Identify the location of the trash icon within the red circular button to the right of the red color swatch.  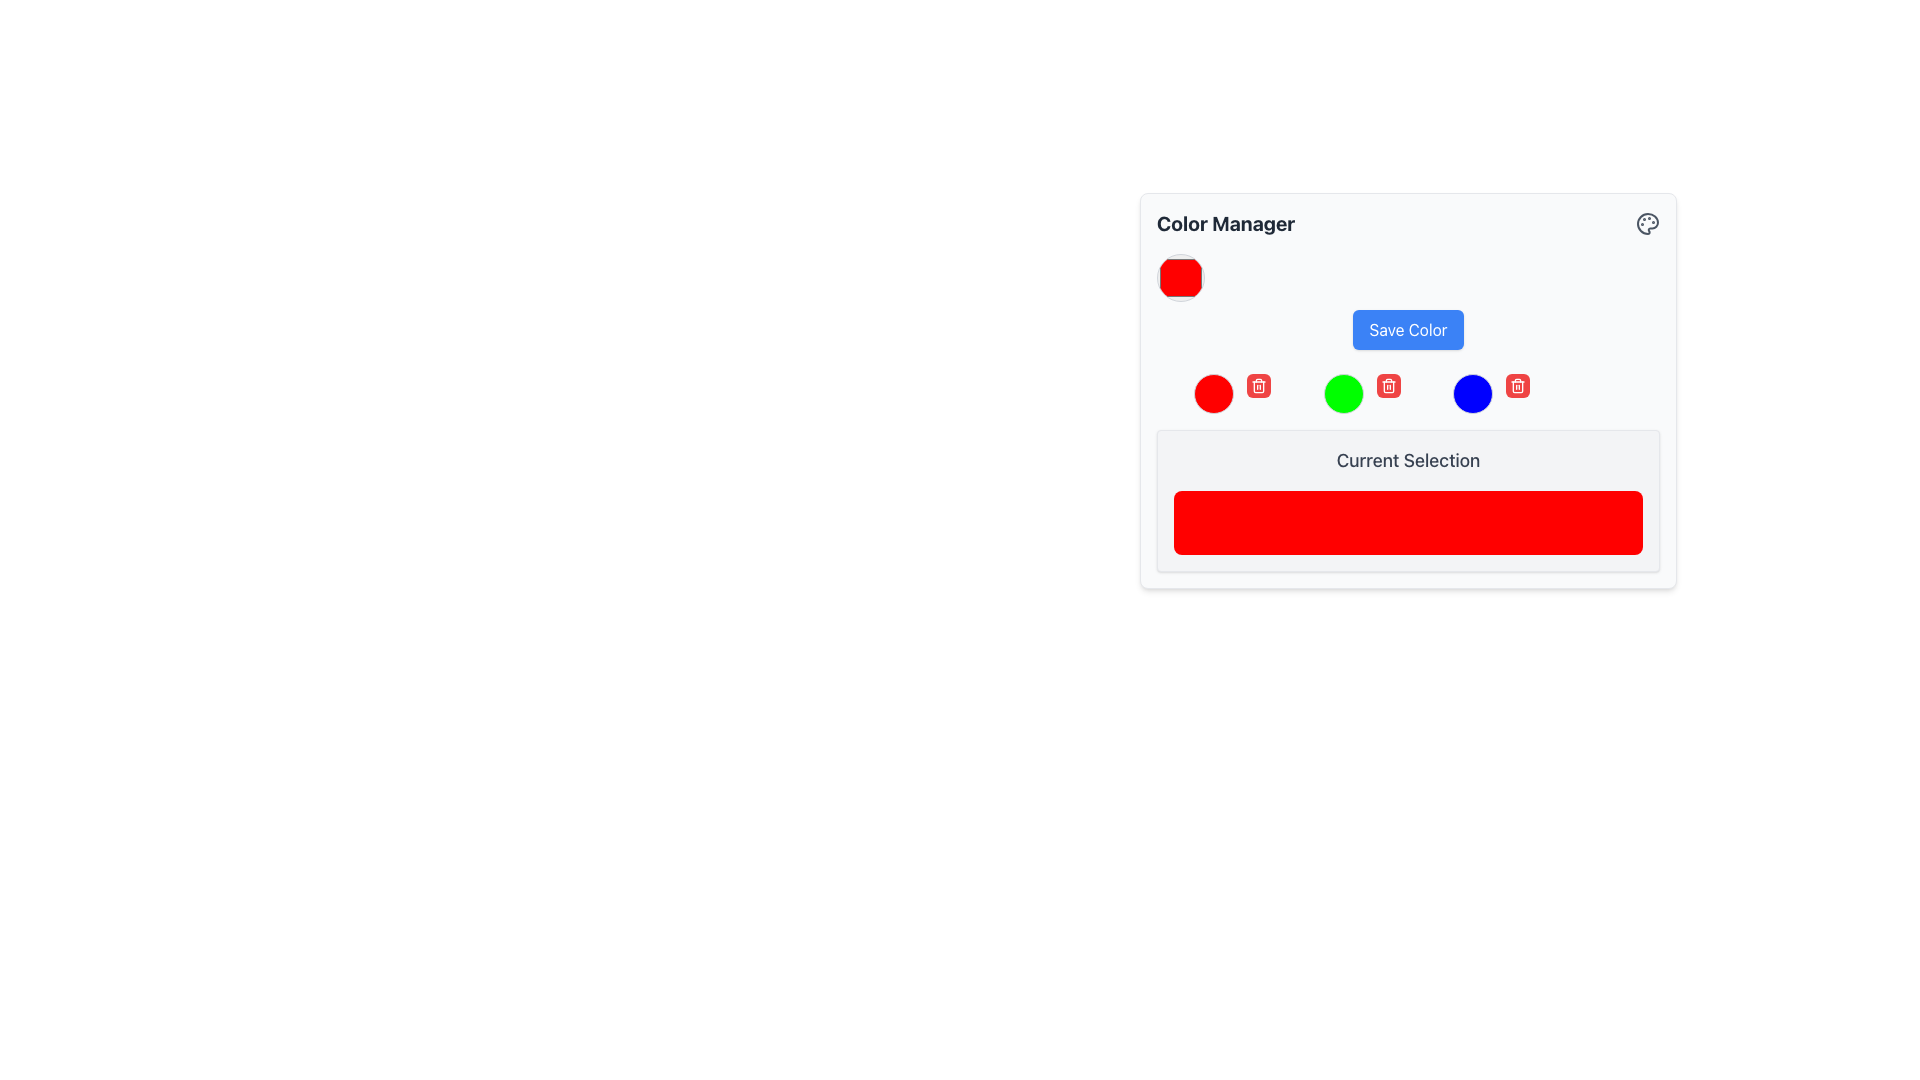
(1387, 385).